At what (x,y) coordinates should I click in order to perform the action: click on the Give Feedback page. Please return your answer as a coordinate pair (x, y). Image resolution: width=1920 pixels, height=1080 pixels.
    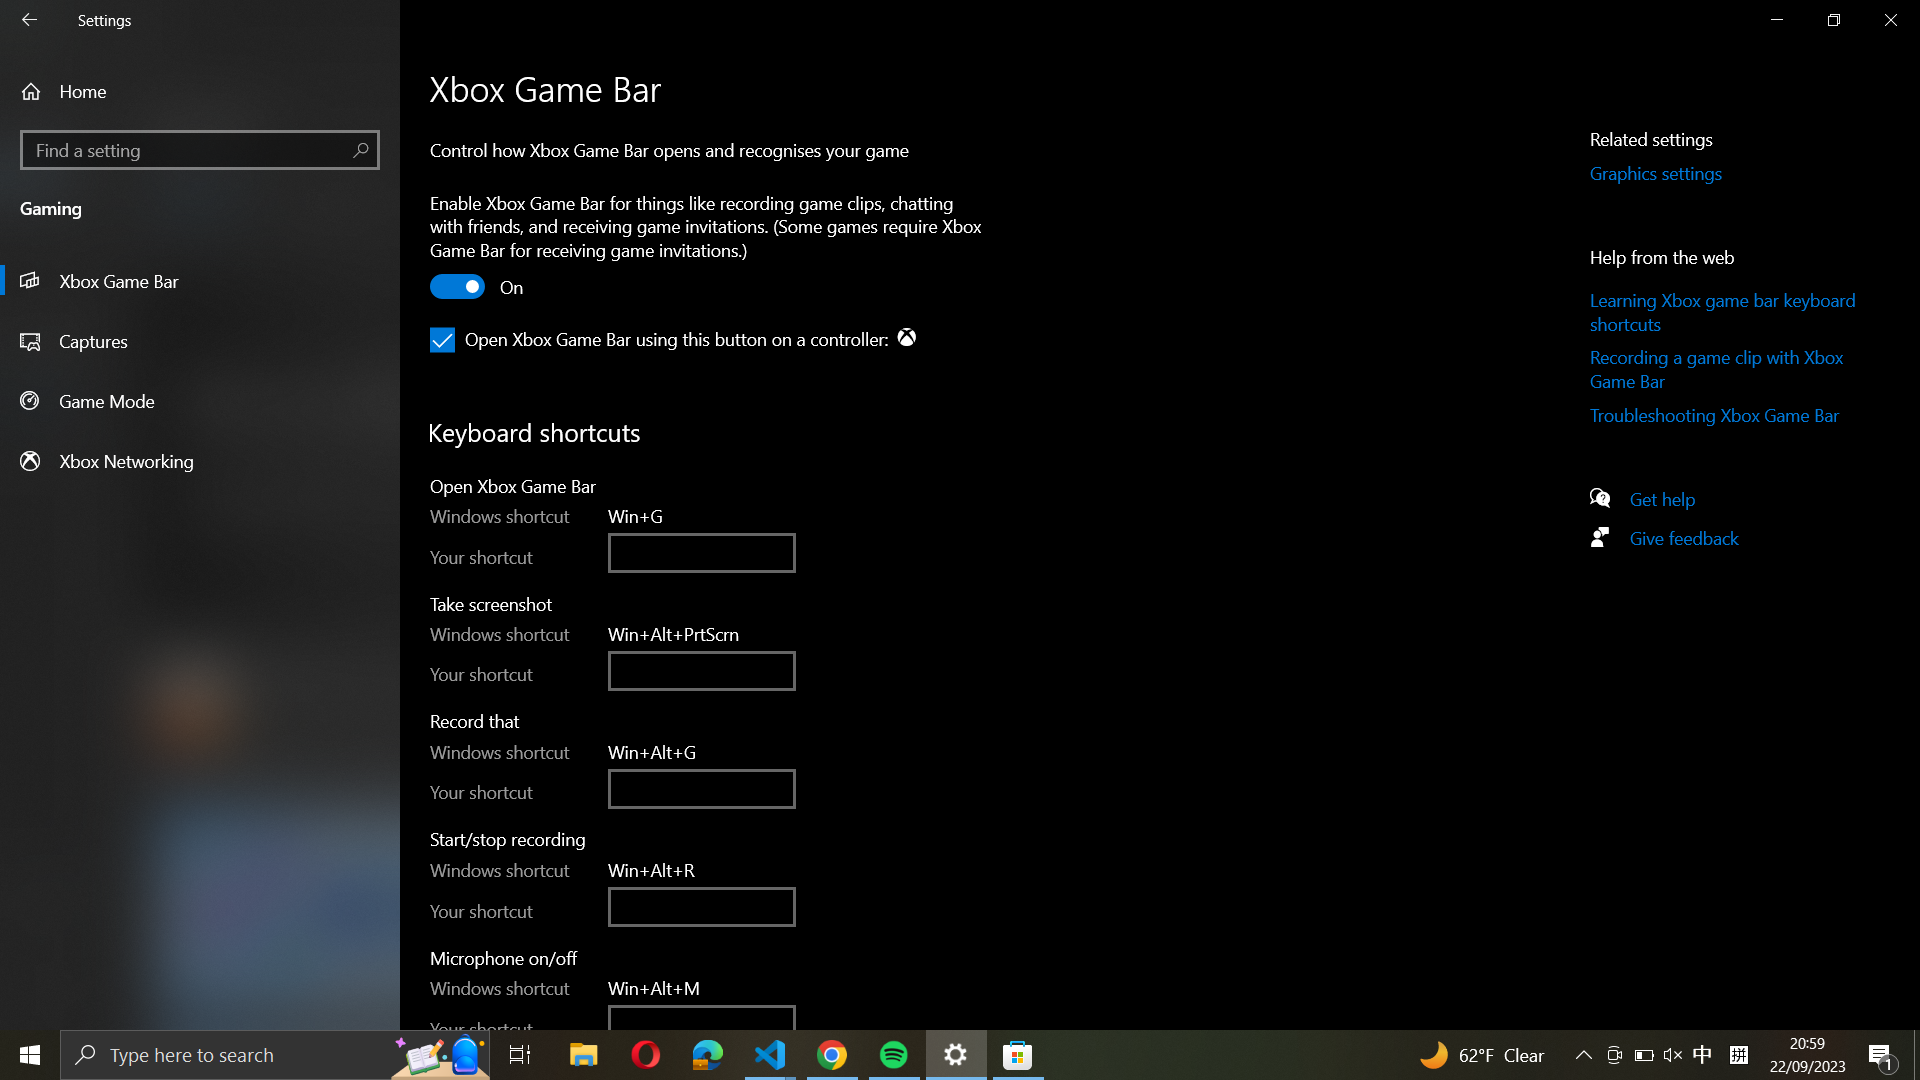
    Looking at the image, I should click on (1672, 542).